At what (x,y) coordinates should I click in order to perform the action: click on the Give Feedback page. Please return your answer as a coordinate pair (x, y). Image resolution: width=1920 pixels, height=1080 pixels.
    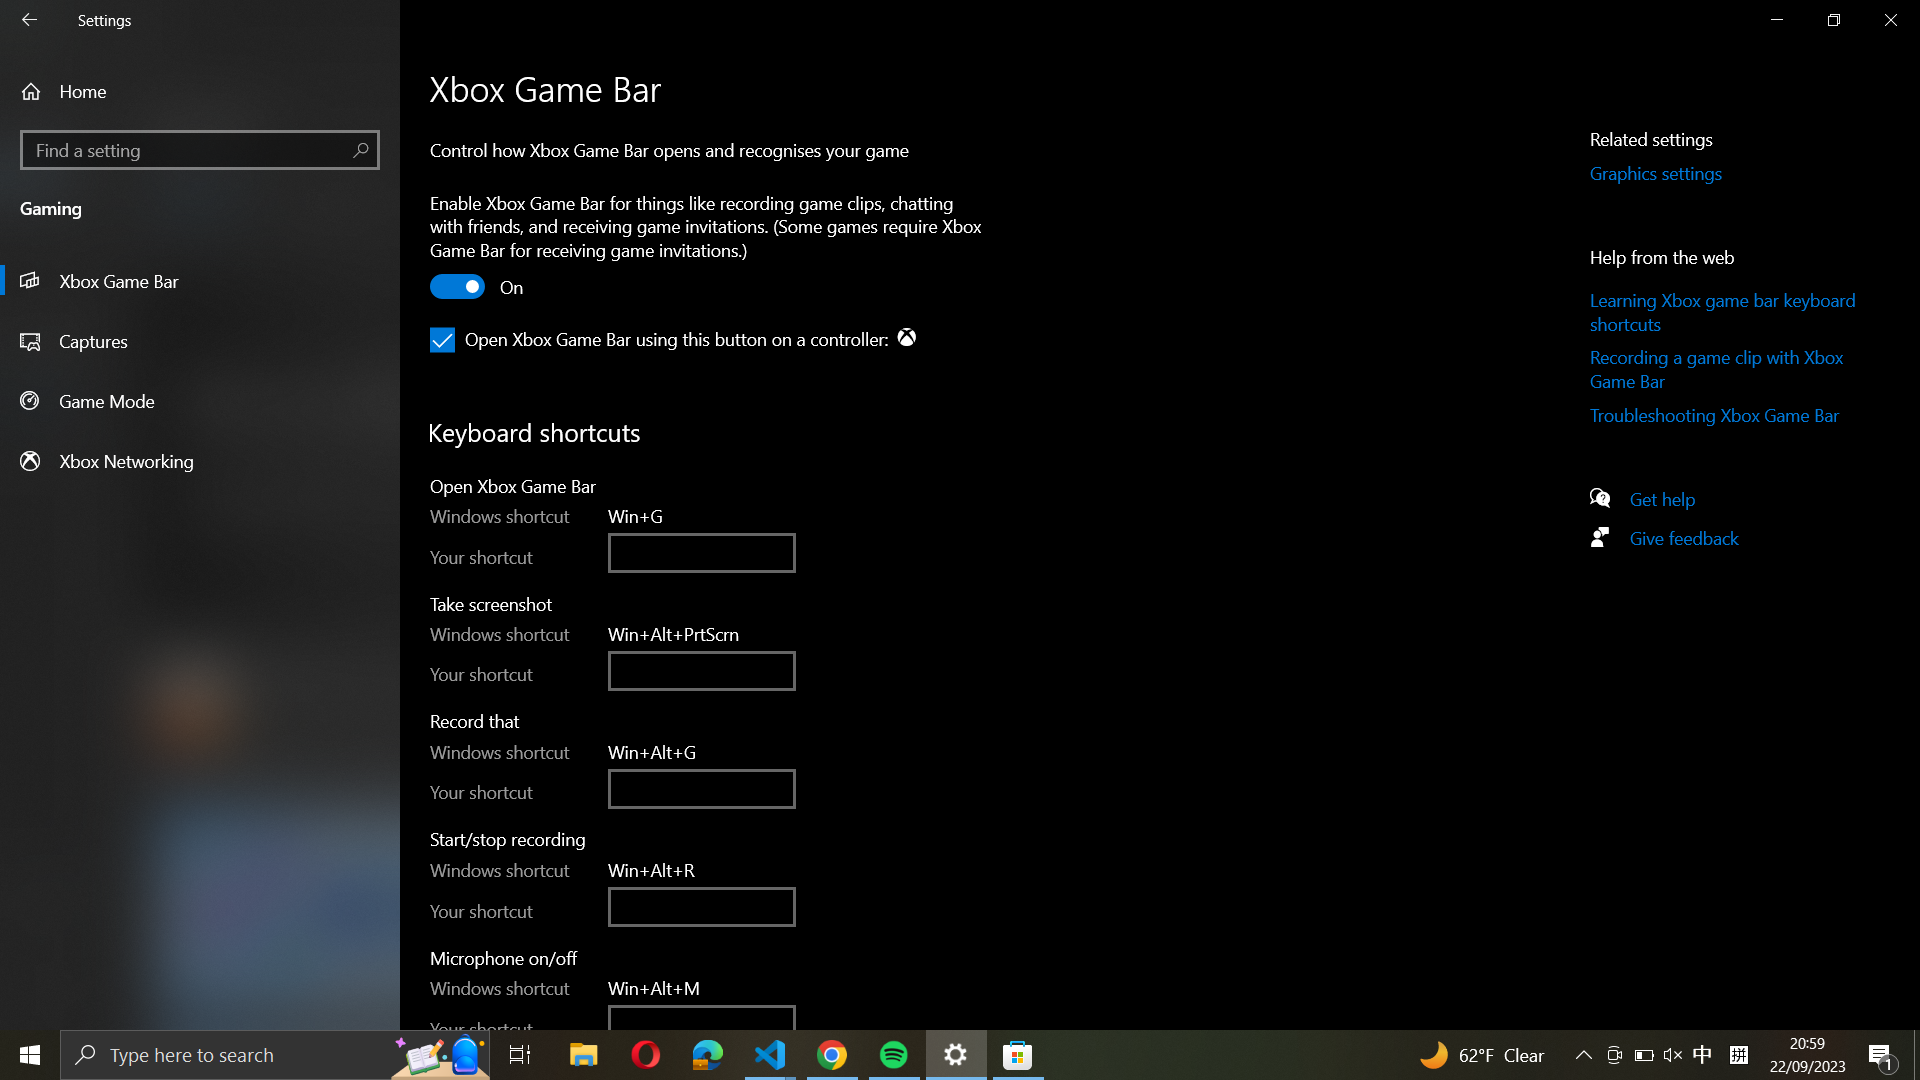
    Looking at the image, I should click on (1672, 542).